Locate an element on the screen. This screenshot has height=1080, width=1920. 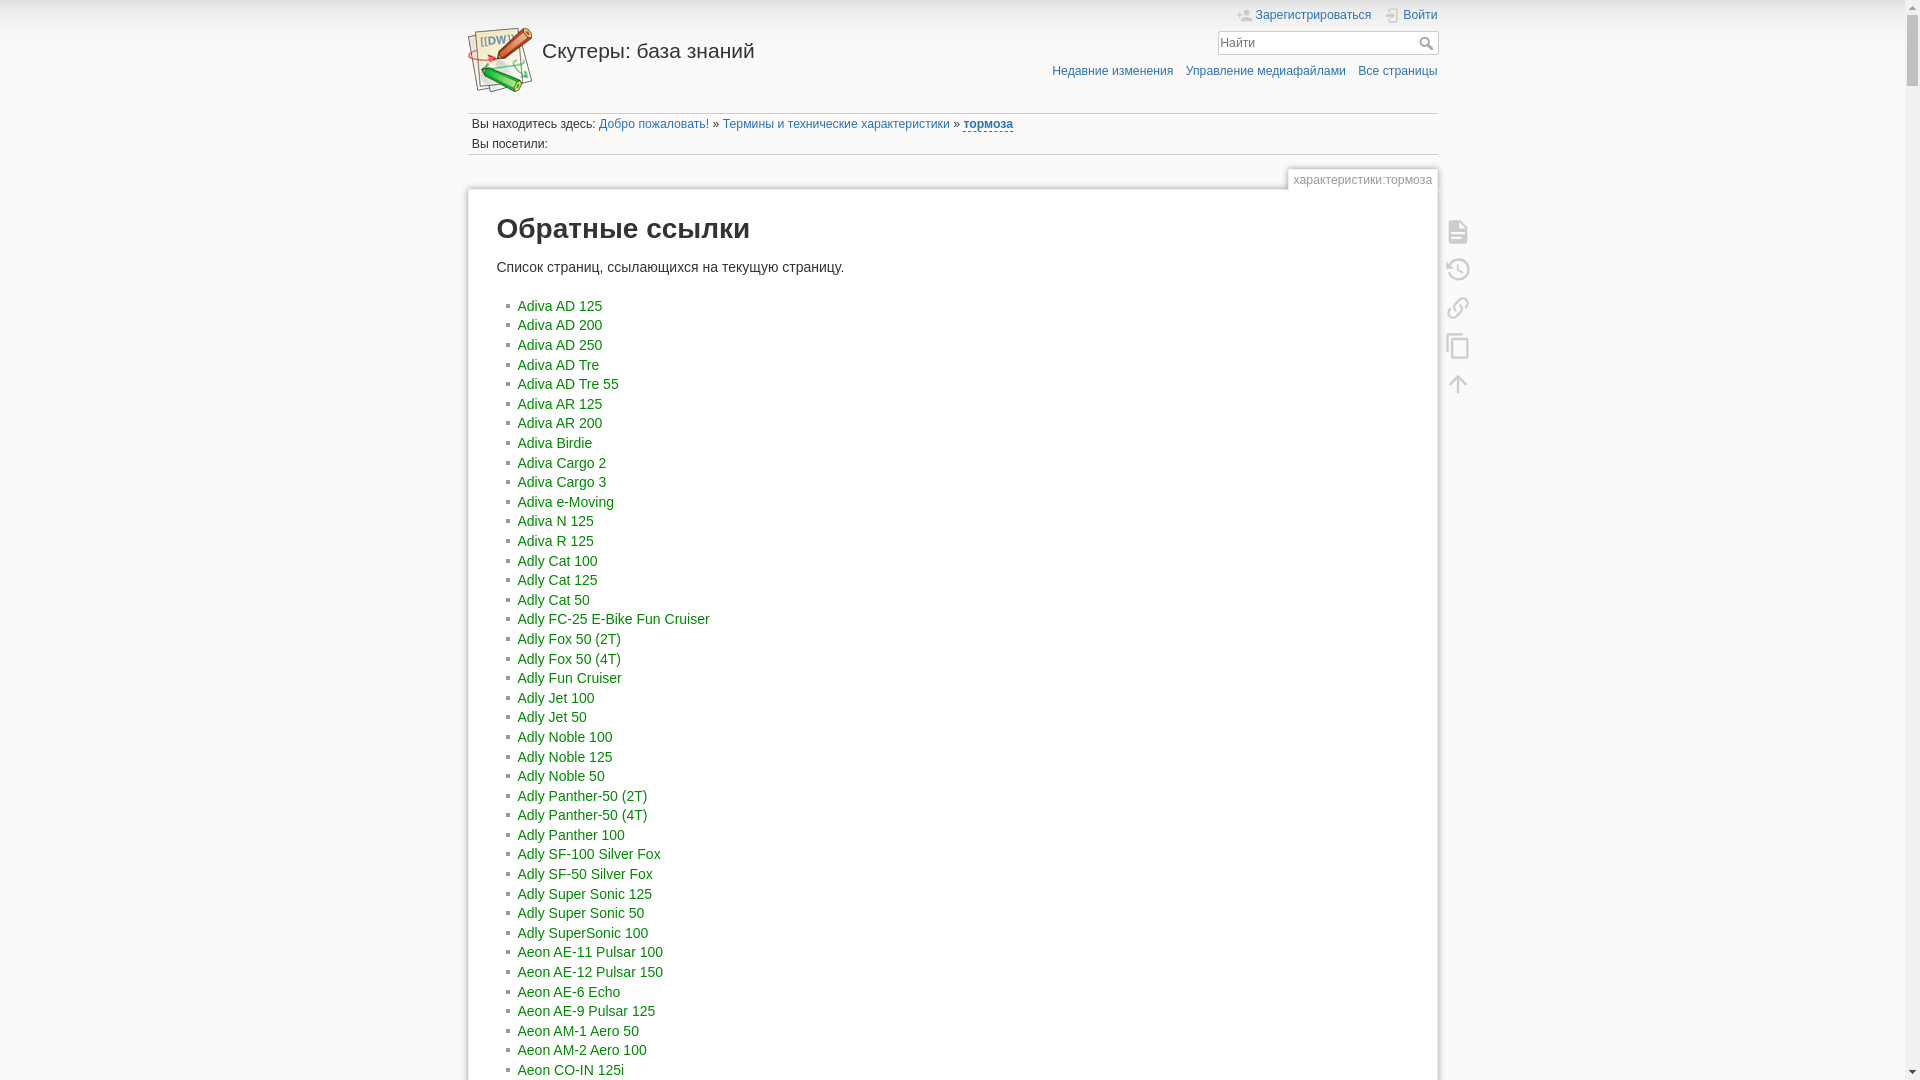
'Adiva R 125' is located at coordinates (556, 540).